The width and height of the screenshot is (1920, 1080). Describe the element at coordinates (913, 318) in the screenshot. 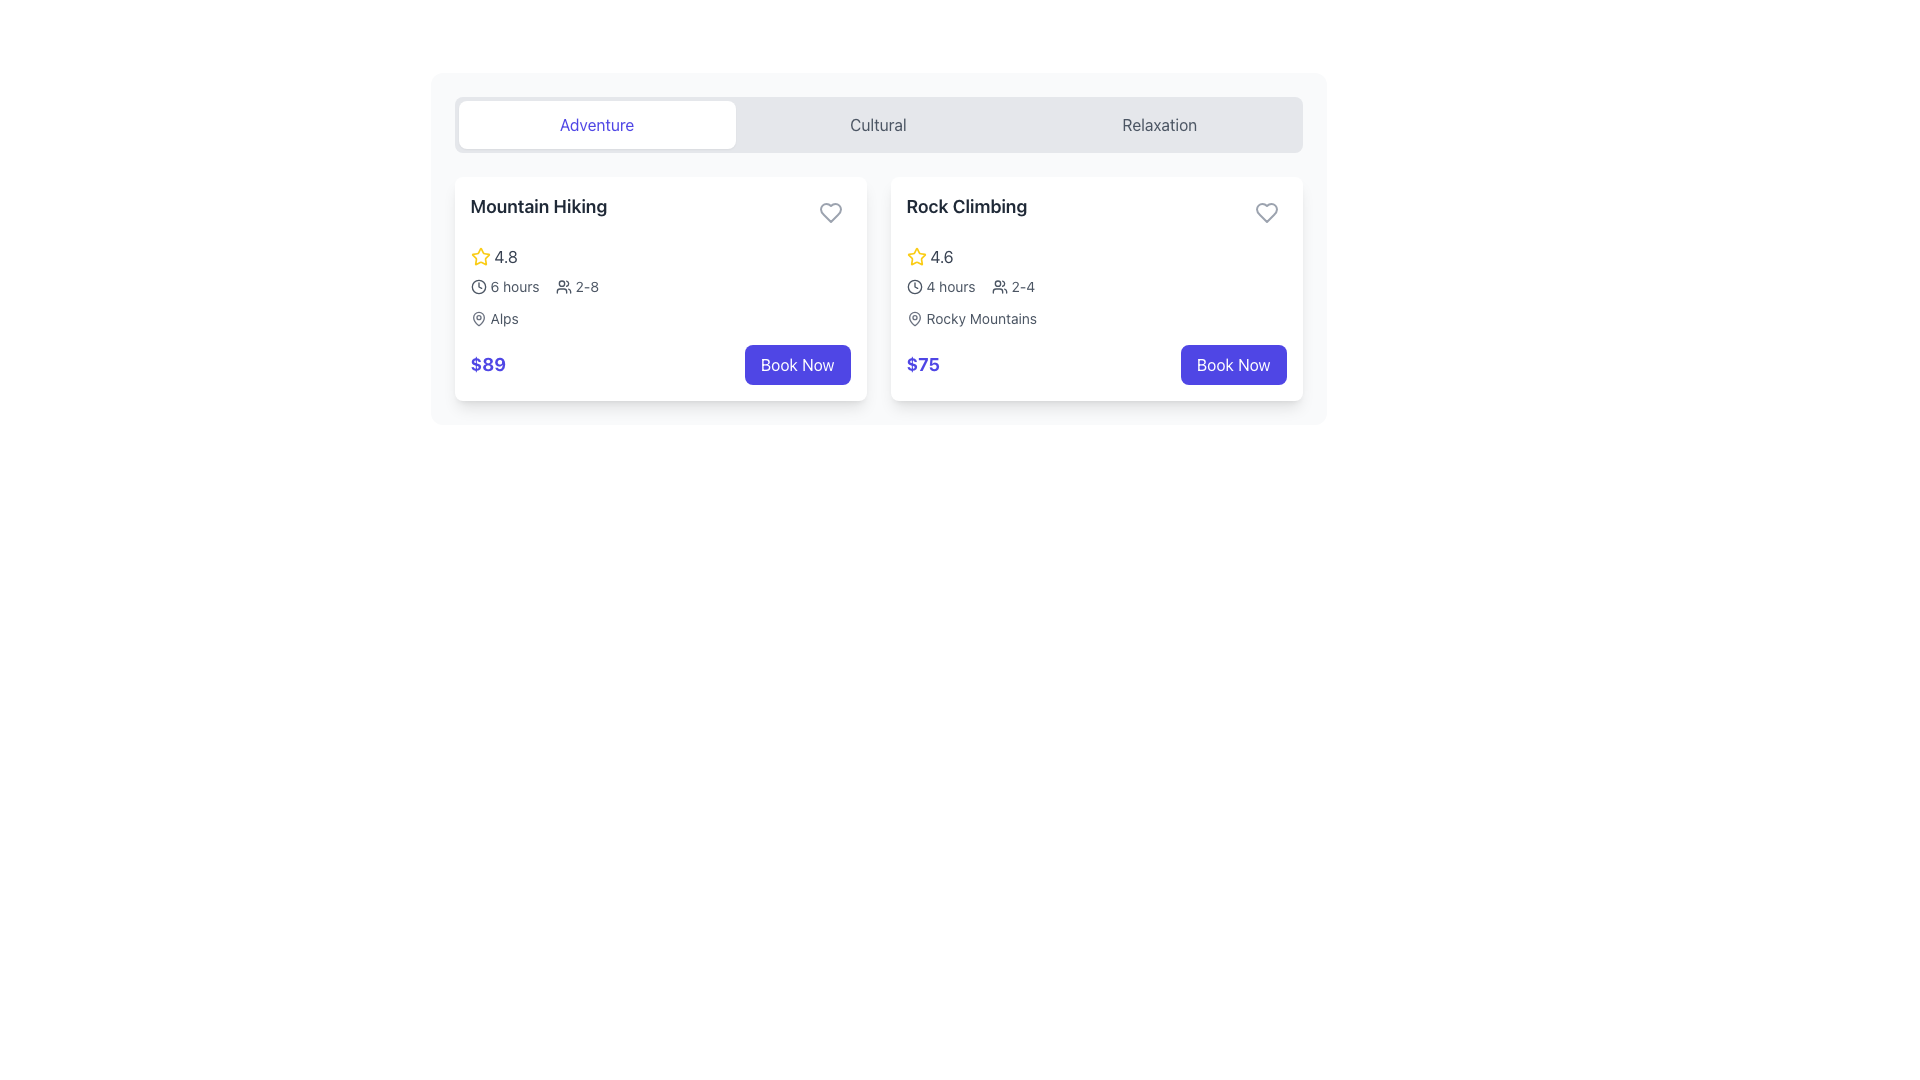

I see `the map pin icon representing a location for the 'Rock Climbing' activity, located in the second card under '4 hours', '2-4', and above 'Rocky Mountains'` at that location.